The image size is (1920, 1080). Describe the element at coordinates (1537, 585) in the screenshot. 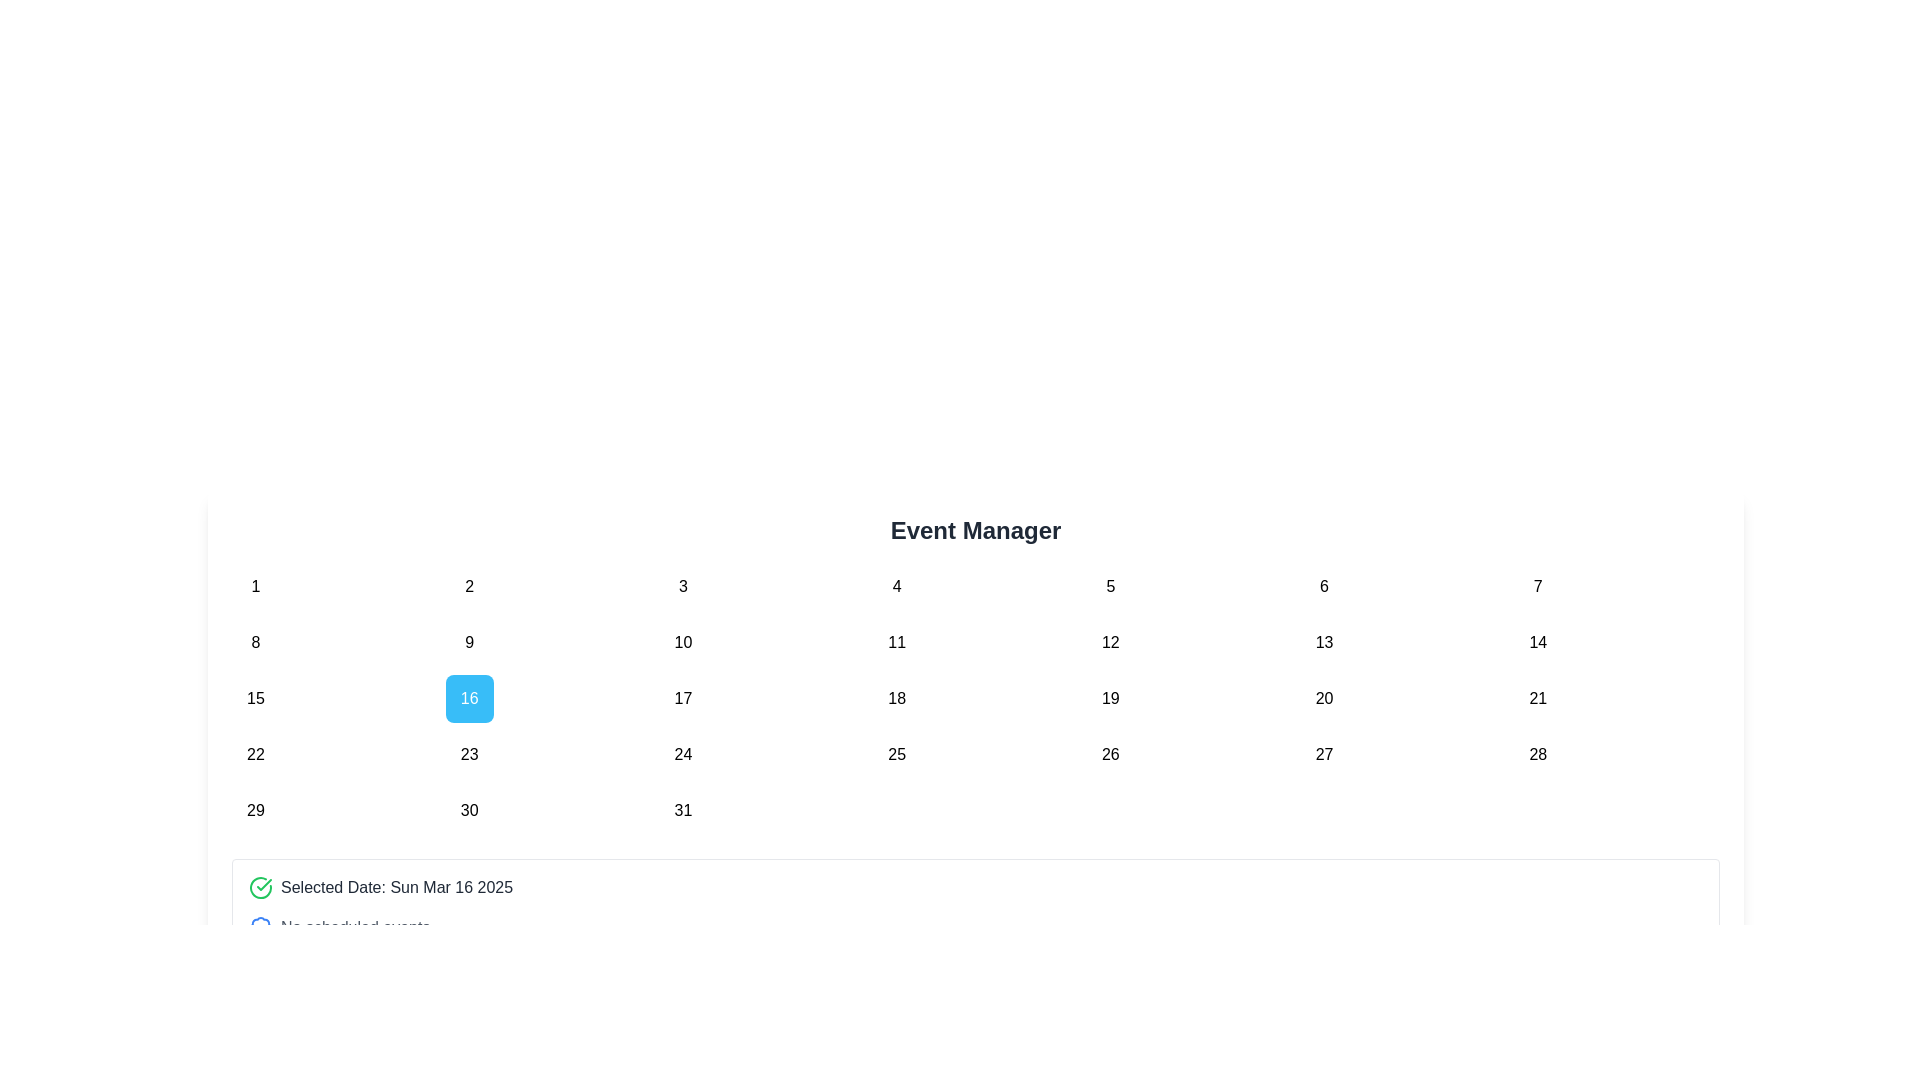

I see `the interactive button representing the numeral '7' located in the upper-right corner of the grid layout` at that location.